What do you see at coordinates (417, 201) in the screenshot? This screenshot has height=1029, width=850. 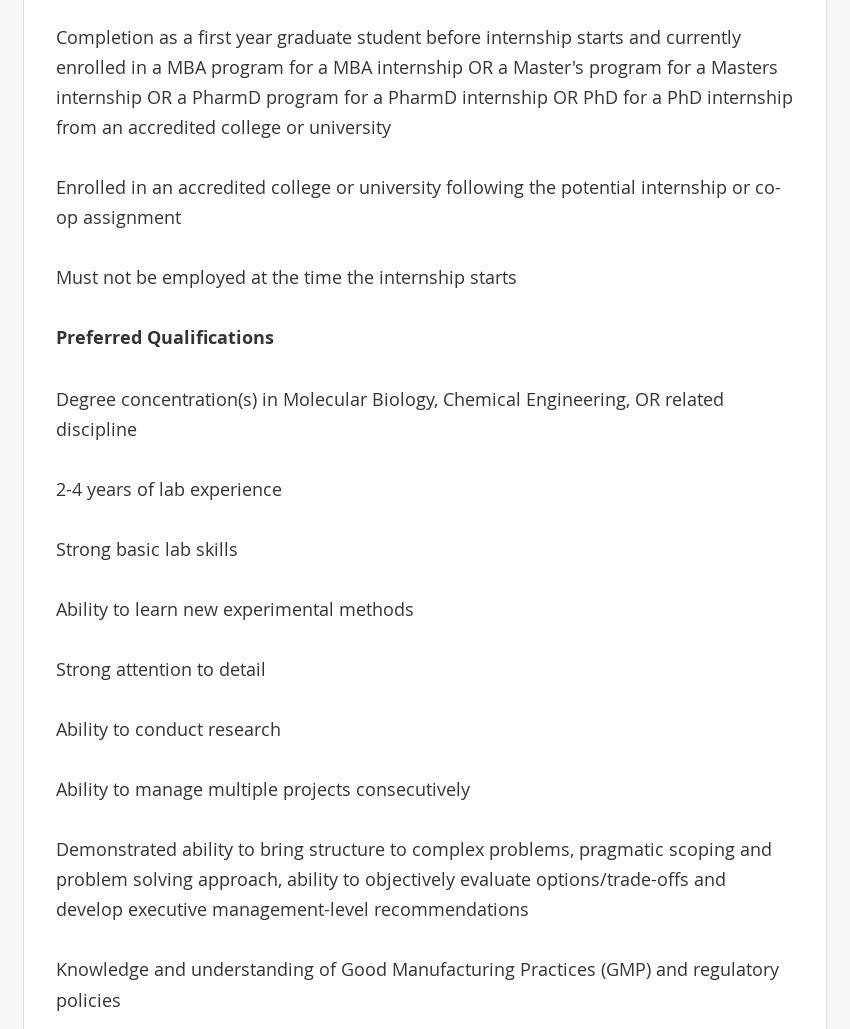 I see `'Enrolled in an accredited college or university following the potential internship or co-op assignment'` at bounding box center [417, 201].